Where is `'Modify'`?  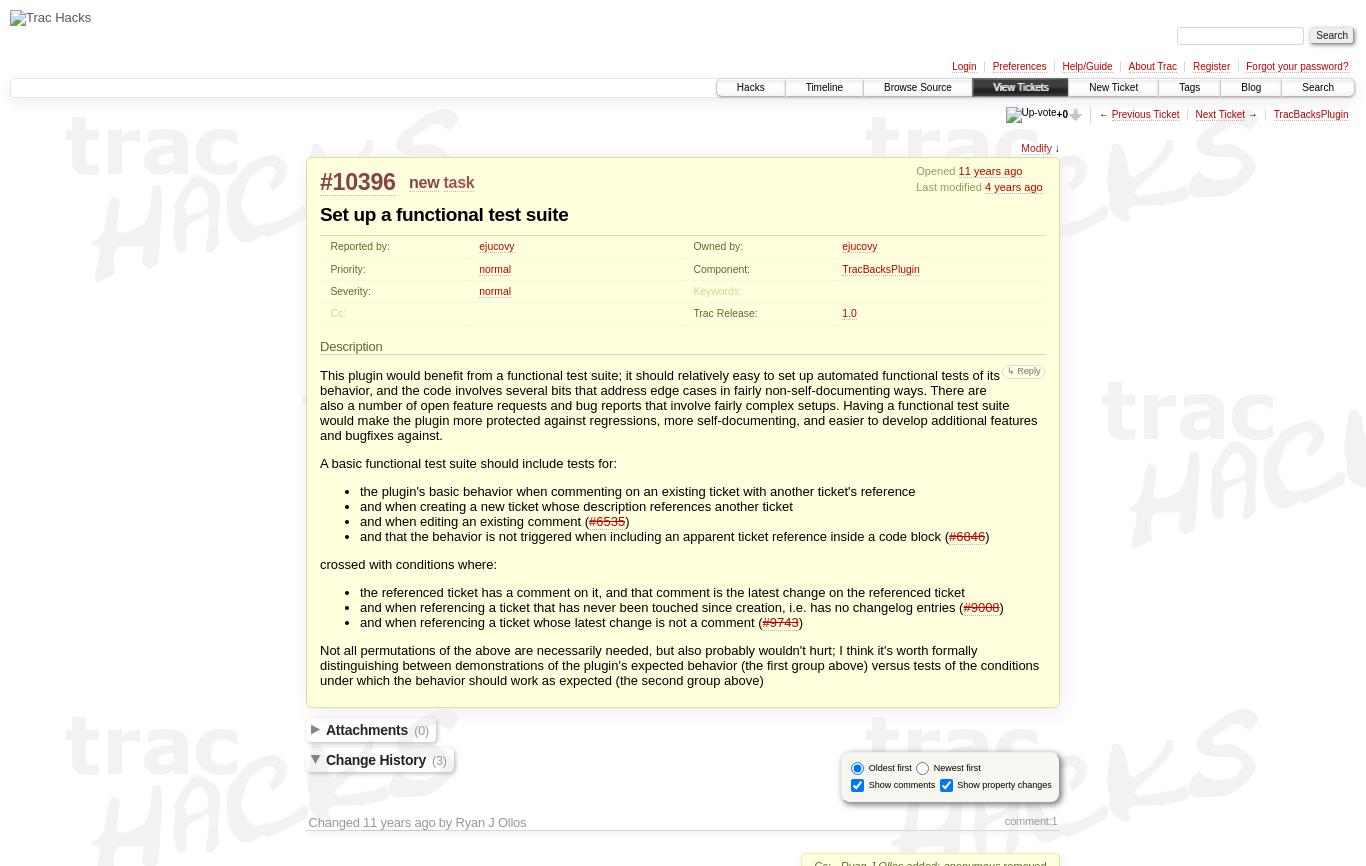
'Modify' is located at coordinates (1020, 148).